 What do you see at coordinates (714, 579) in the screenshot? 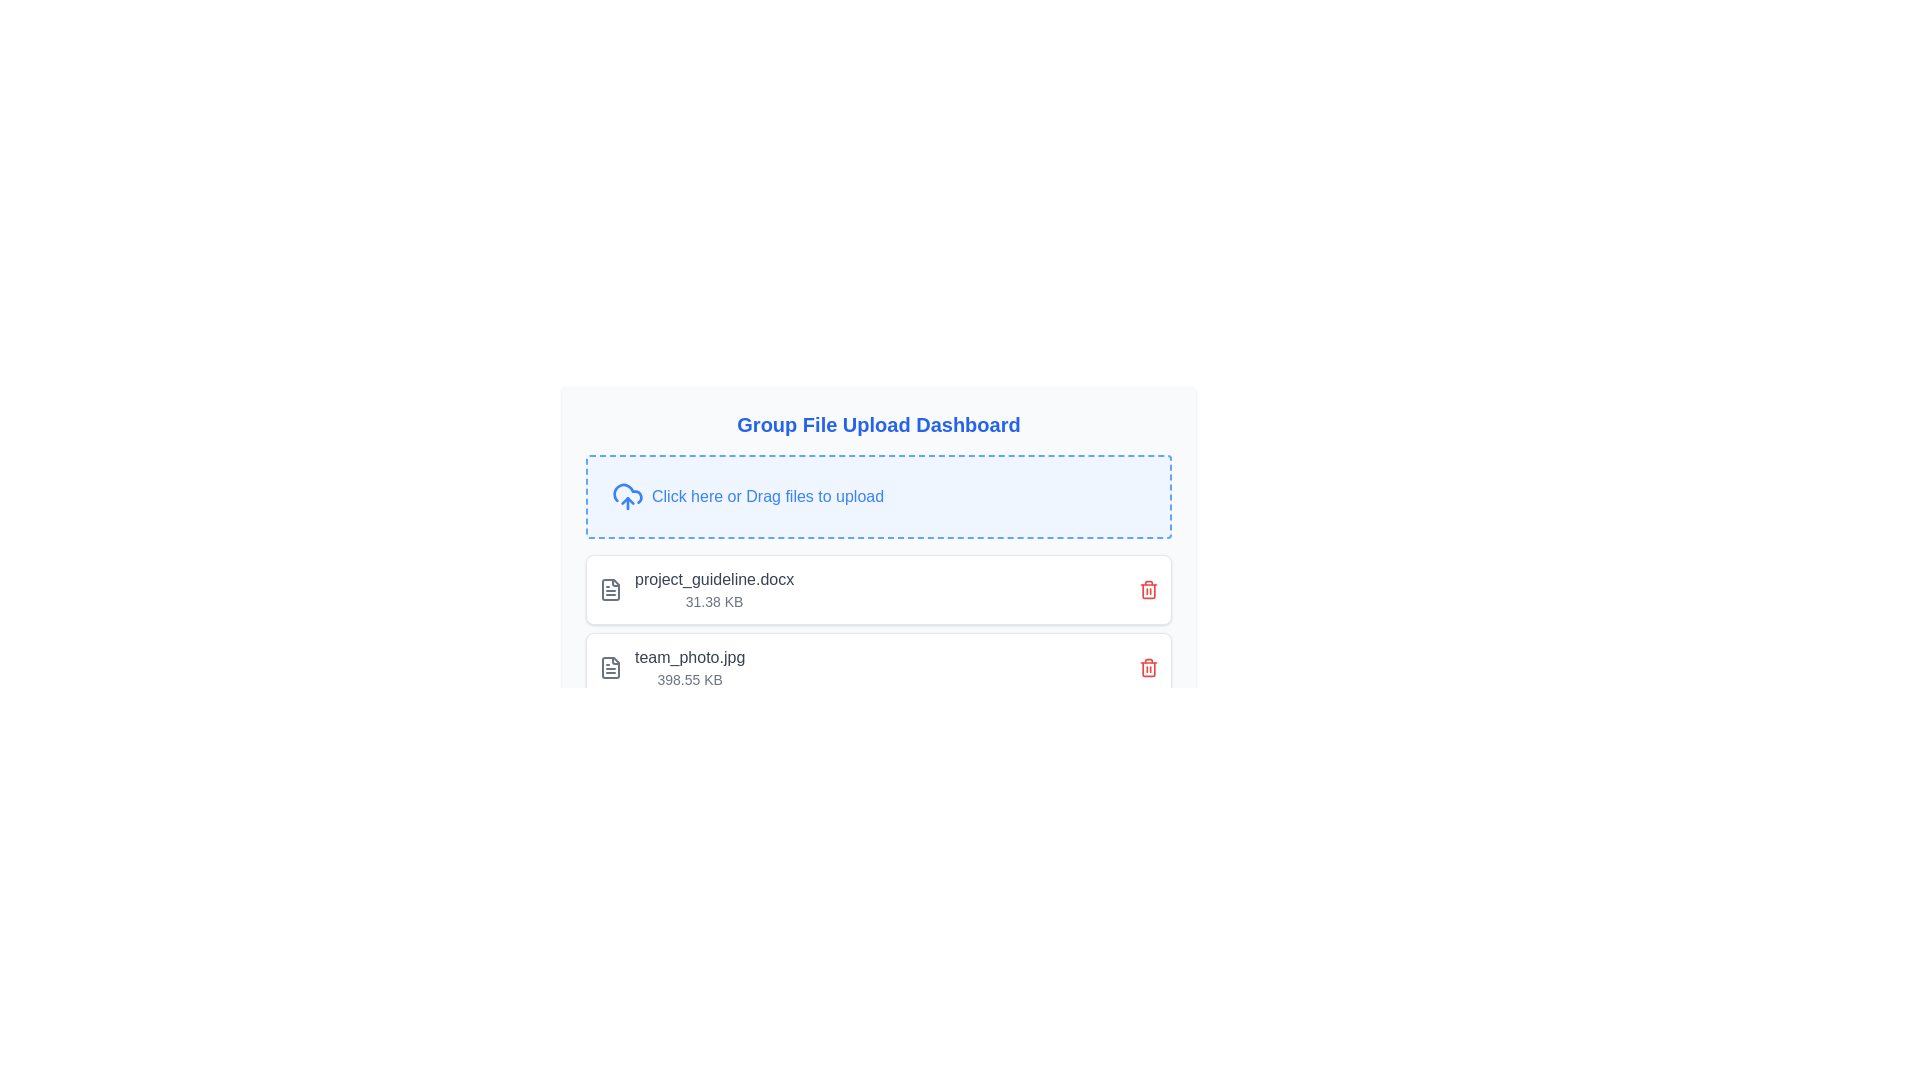
I see `on the text label displaying the file name 'project_guideline.docx', located above the file size '31.38 KB'` at bounding box center [714, 579].